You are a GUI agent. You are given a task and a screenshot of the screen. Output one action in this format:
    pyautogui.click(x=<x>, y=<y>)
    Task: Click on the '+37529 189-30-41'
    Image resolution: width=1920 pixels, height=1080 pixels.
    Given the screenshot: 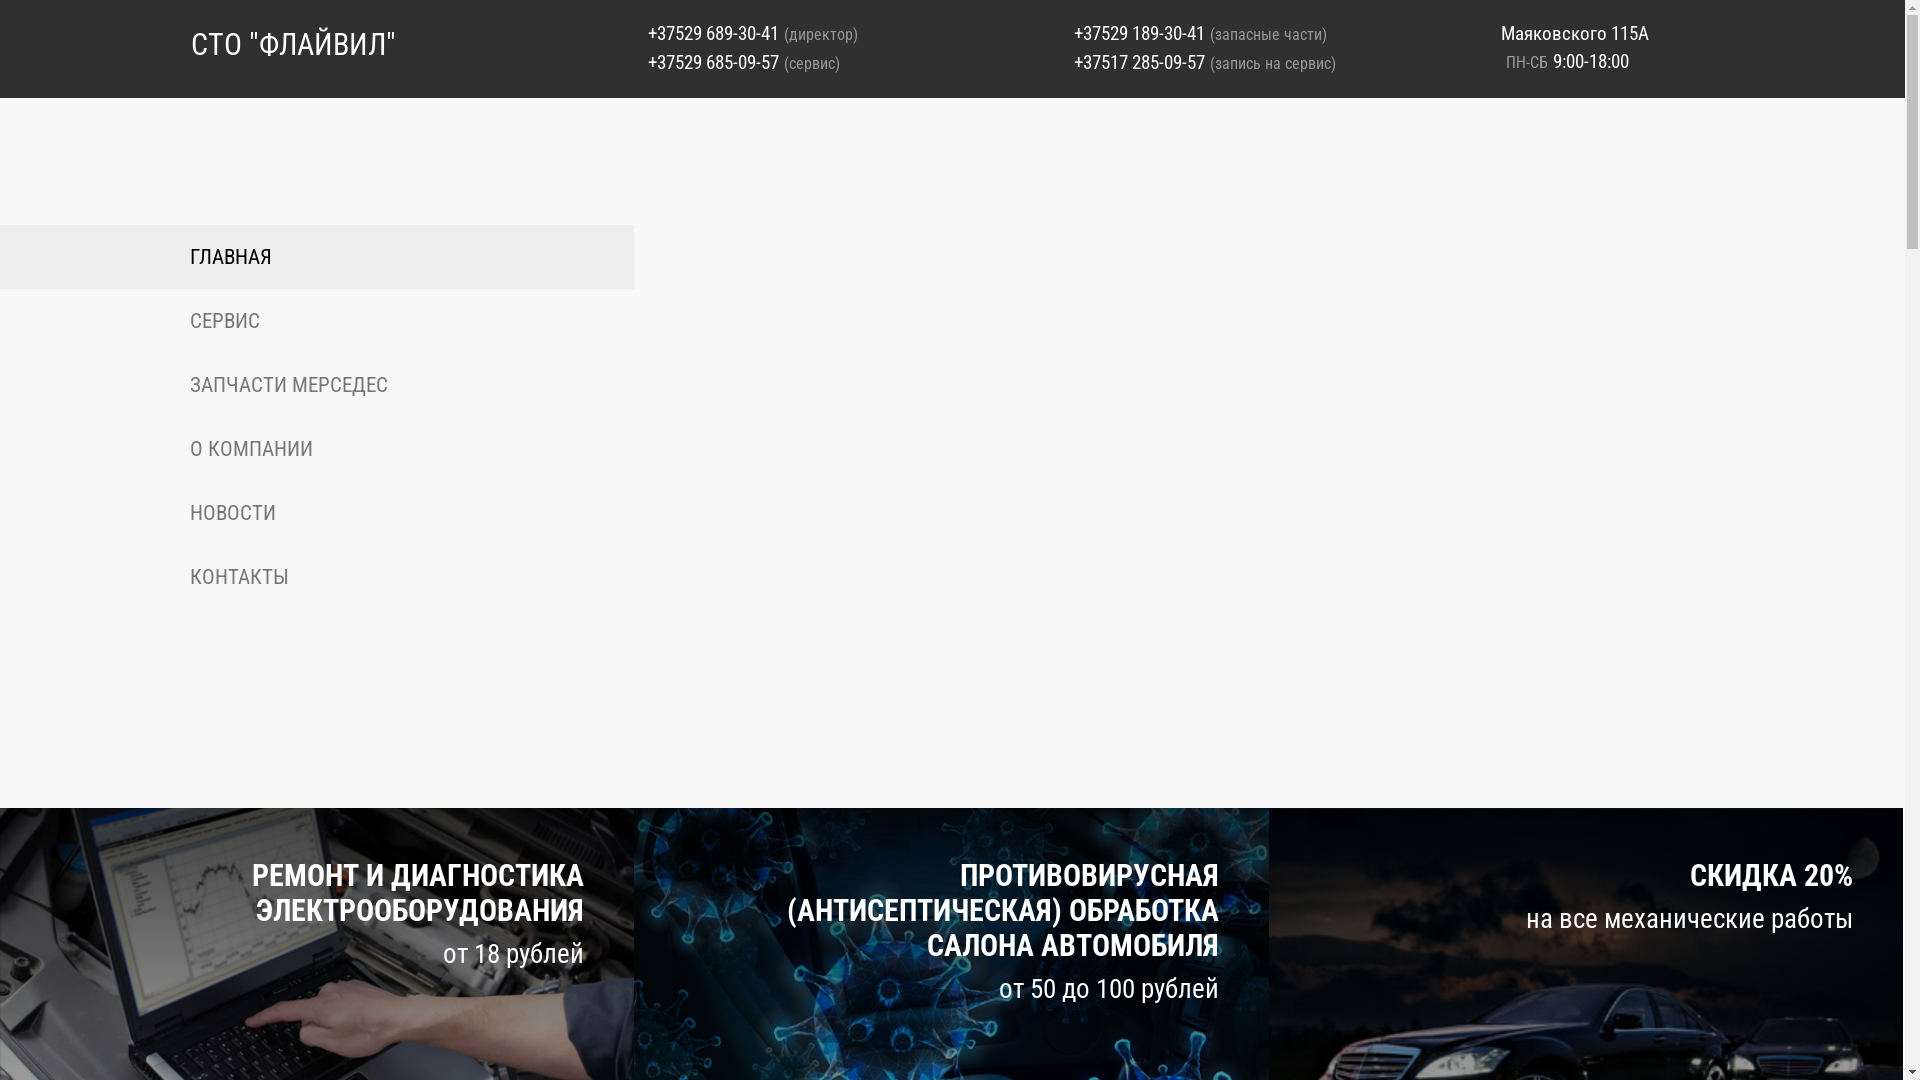 What is the action you would take?
    pyautogui.click(x=1139, y=33)
    